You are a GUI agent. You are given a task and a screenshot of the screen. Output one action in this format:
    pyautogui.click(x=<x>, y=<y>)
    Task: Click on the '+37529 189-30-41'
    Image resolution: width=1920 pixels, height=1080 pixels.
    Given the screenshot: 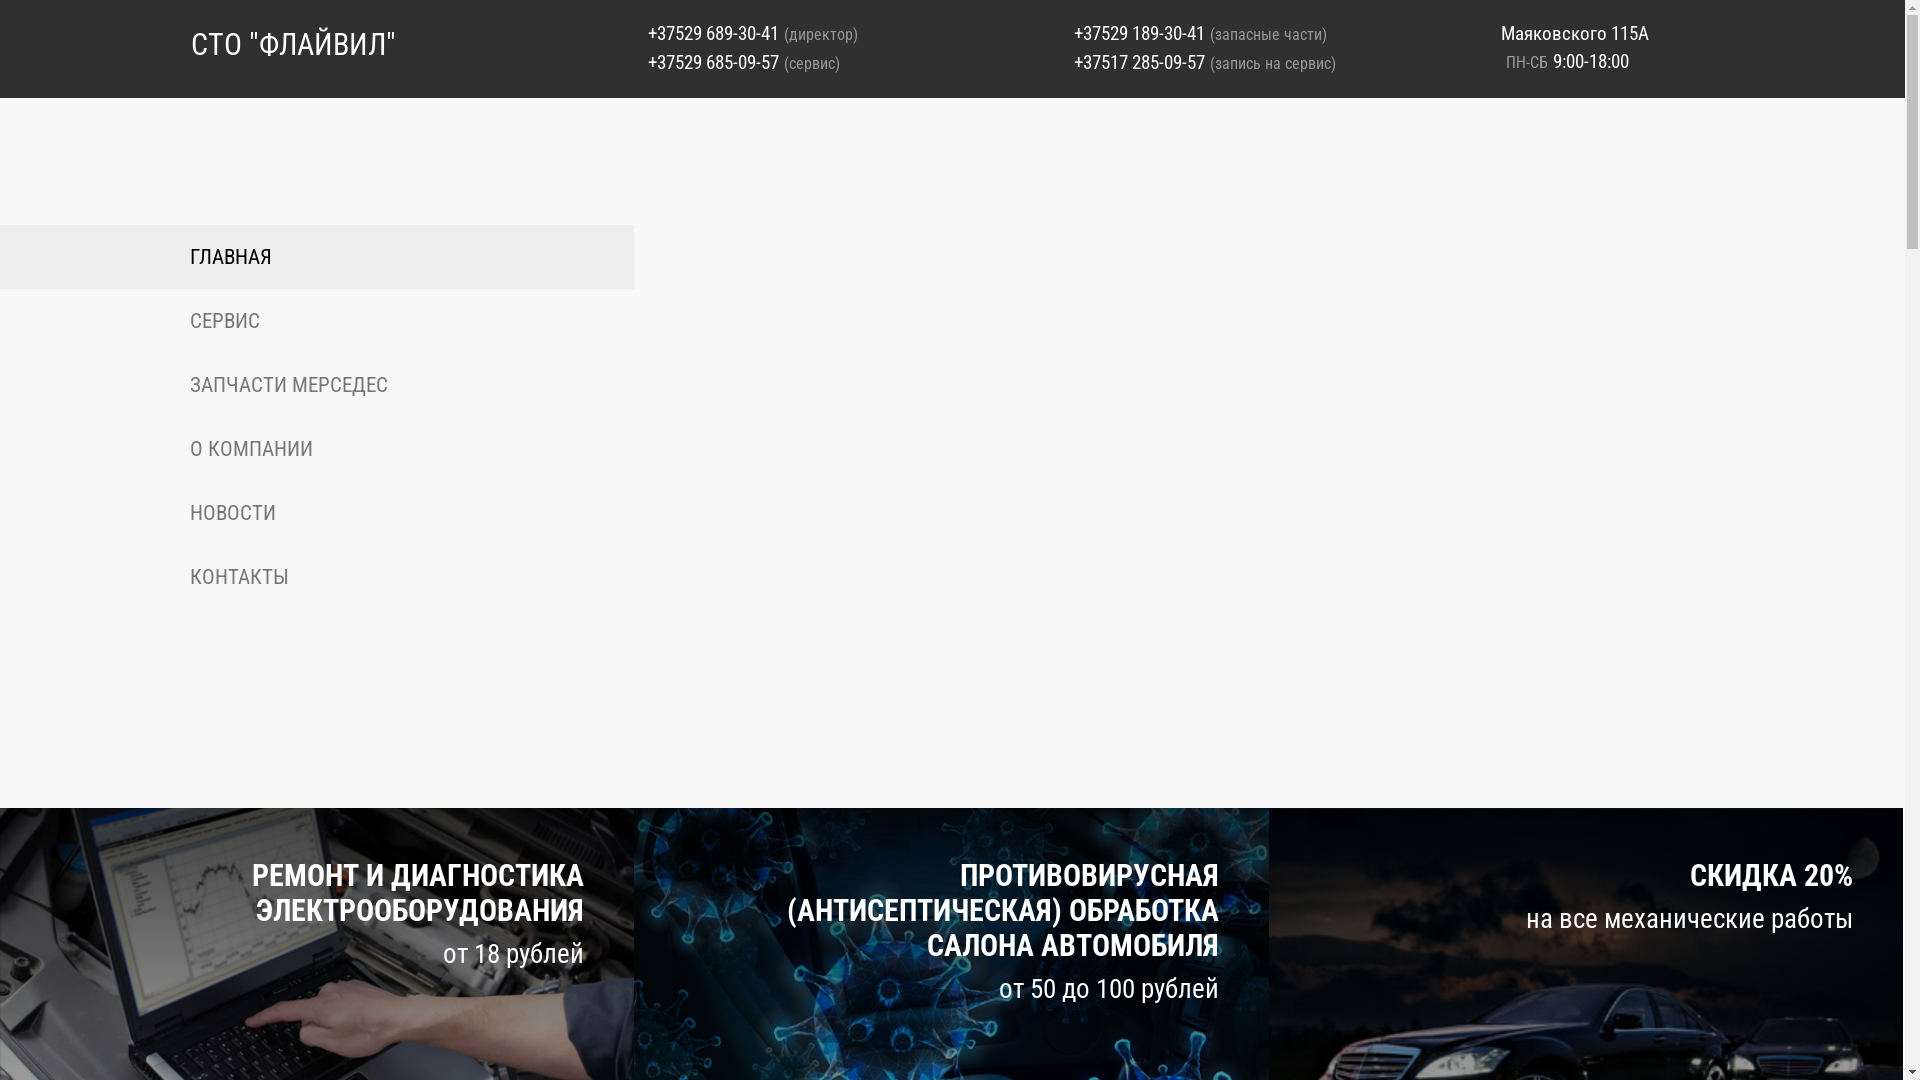 What is the action you would take?
    pyautogui.click(x=1139, y=33)
    